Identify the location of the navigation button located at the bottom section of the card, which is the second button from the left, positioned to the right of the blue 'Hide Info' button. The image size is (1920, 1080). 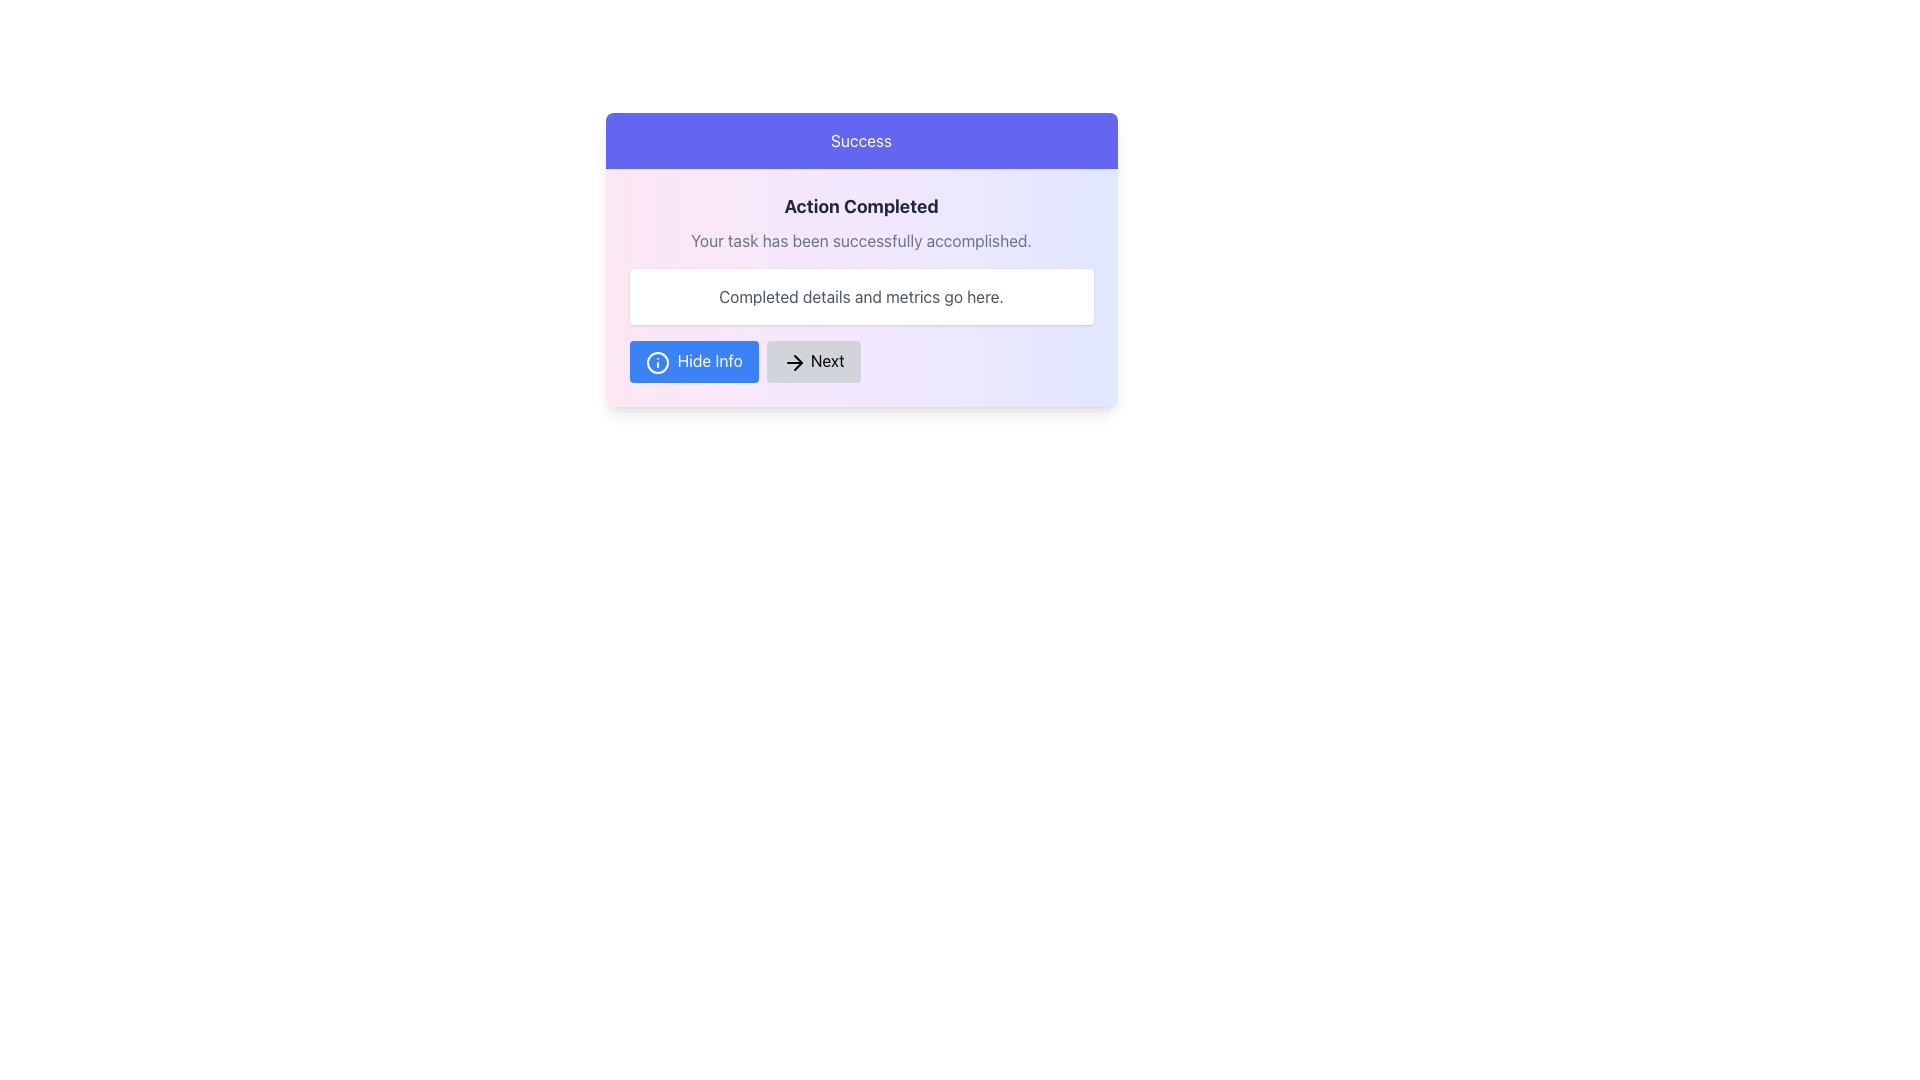
(813, 361).